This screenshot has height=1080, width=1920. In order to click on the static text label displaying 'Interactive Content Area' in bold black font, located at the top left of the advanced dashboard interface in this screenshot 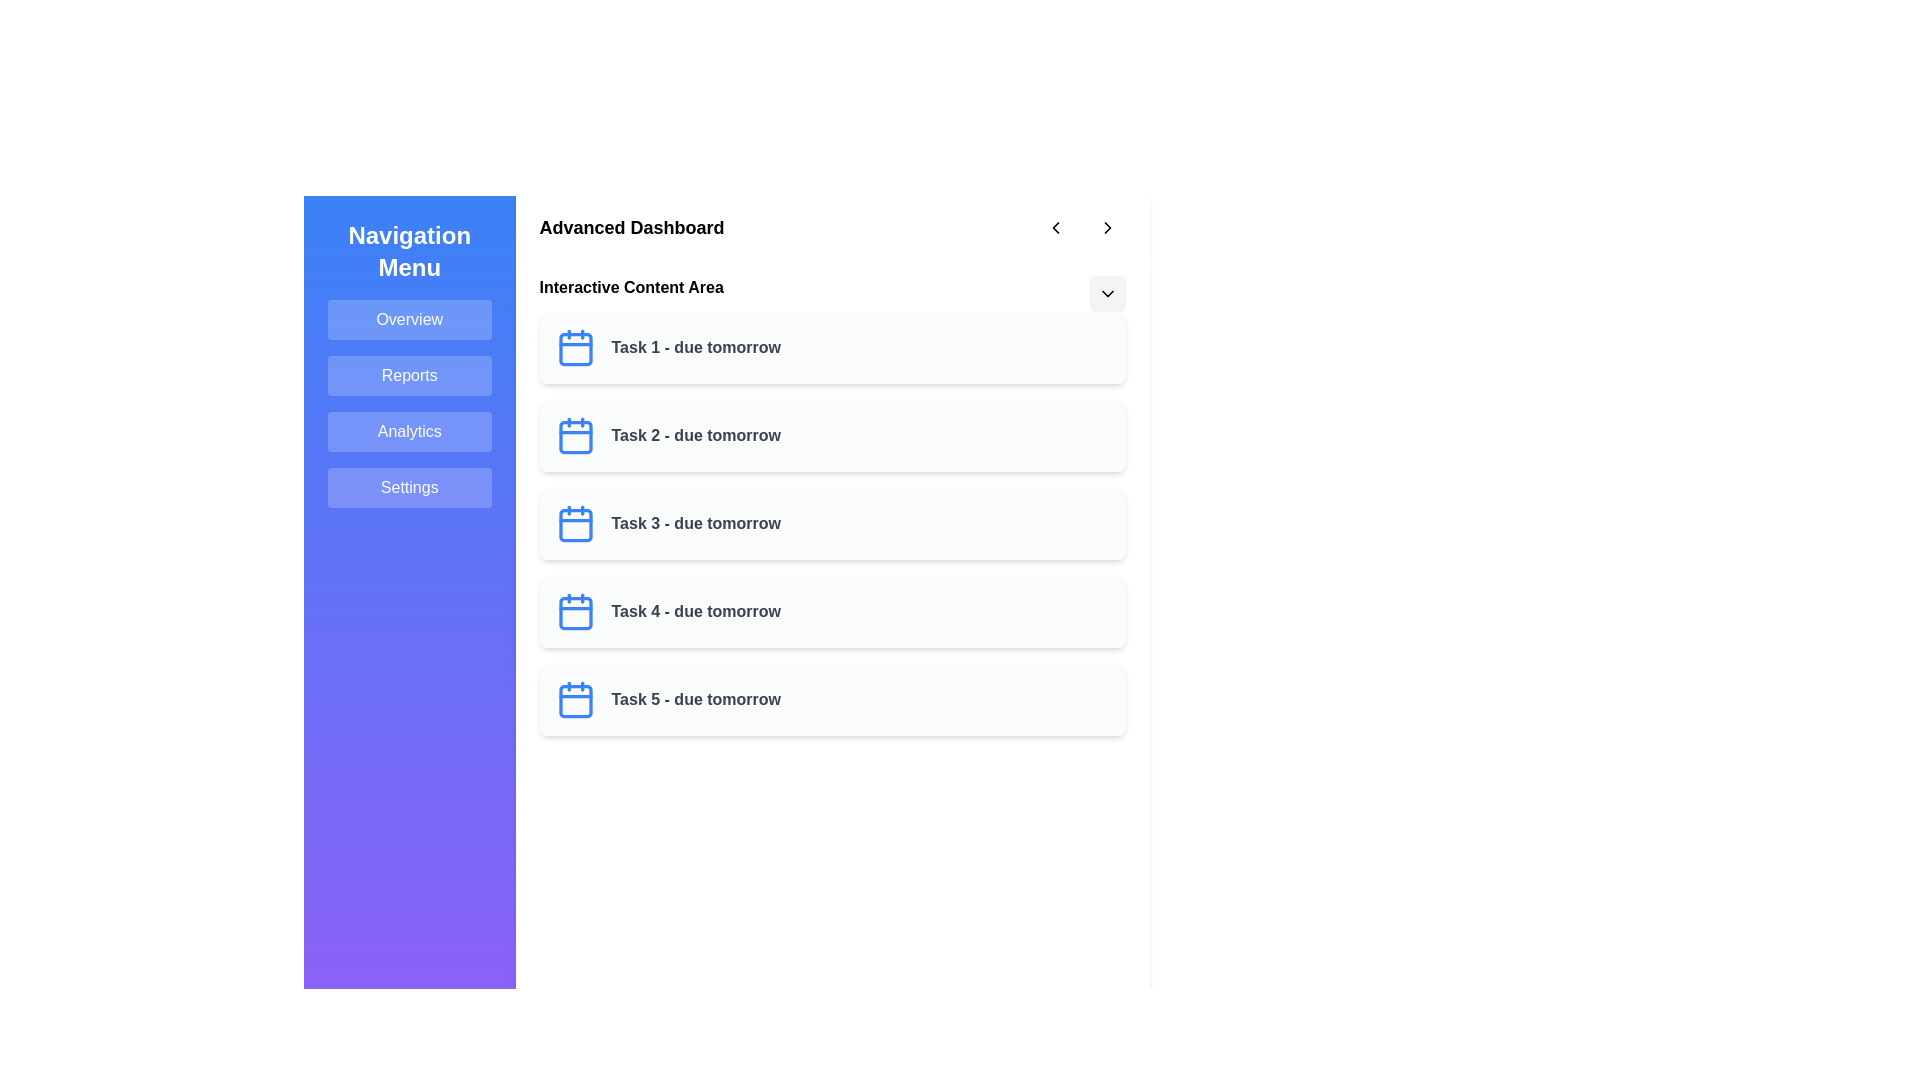, I will do `click(630, 289)`.